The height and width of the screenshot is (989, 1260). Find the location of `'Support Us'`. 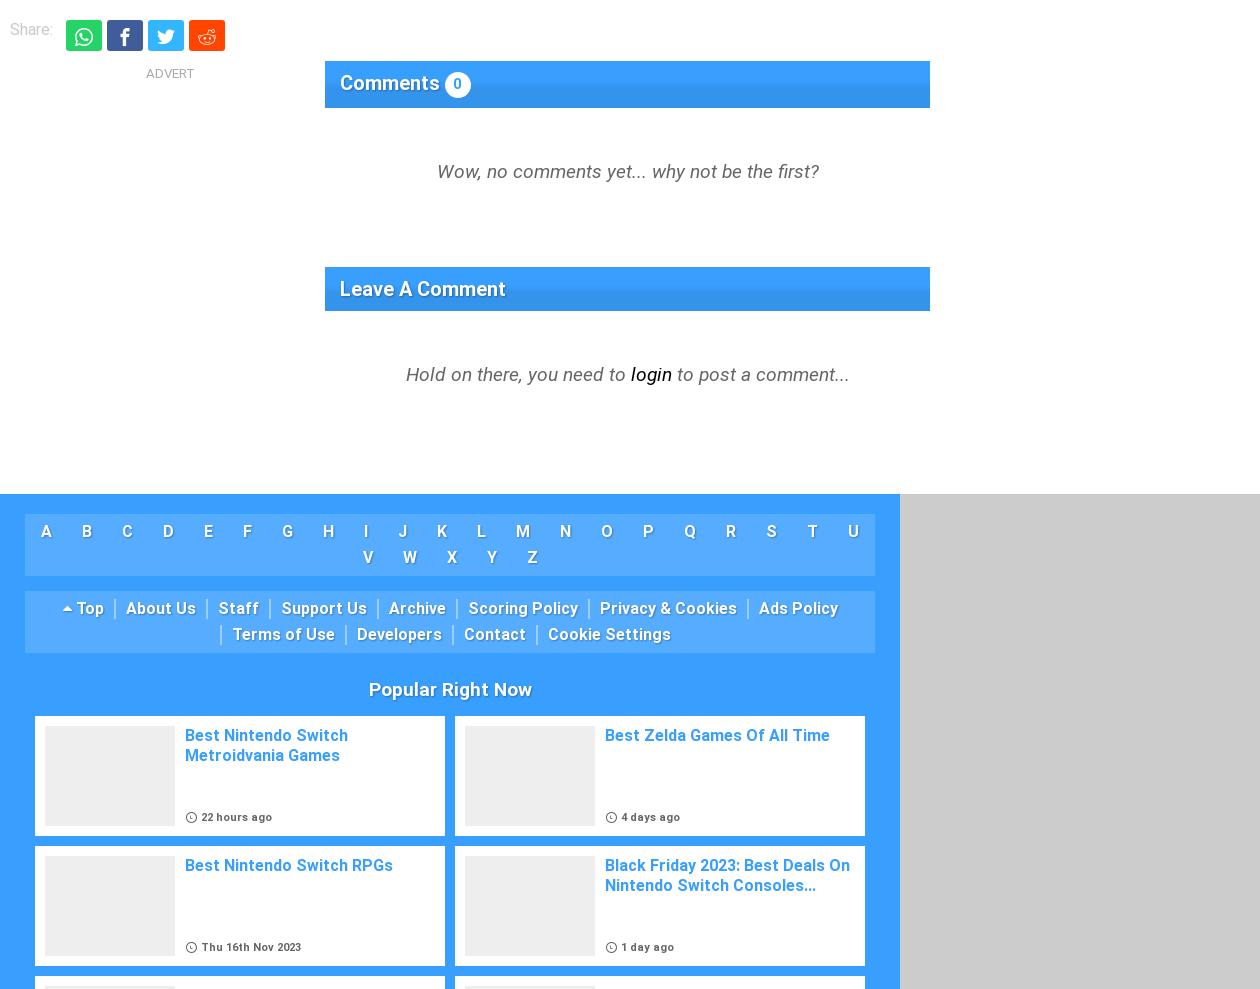

'Support Us' is located at coordinates (322, 608).